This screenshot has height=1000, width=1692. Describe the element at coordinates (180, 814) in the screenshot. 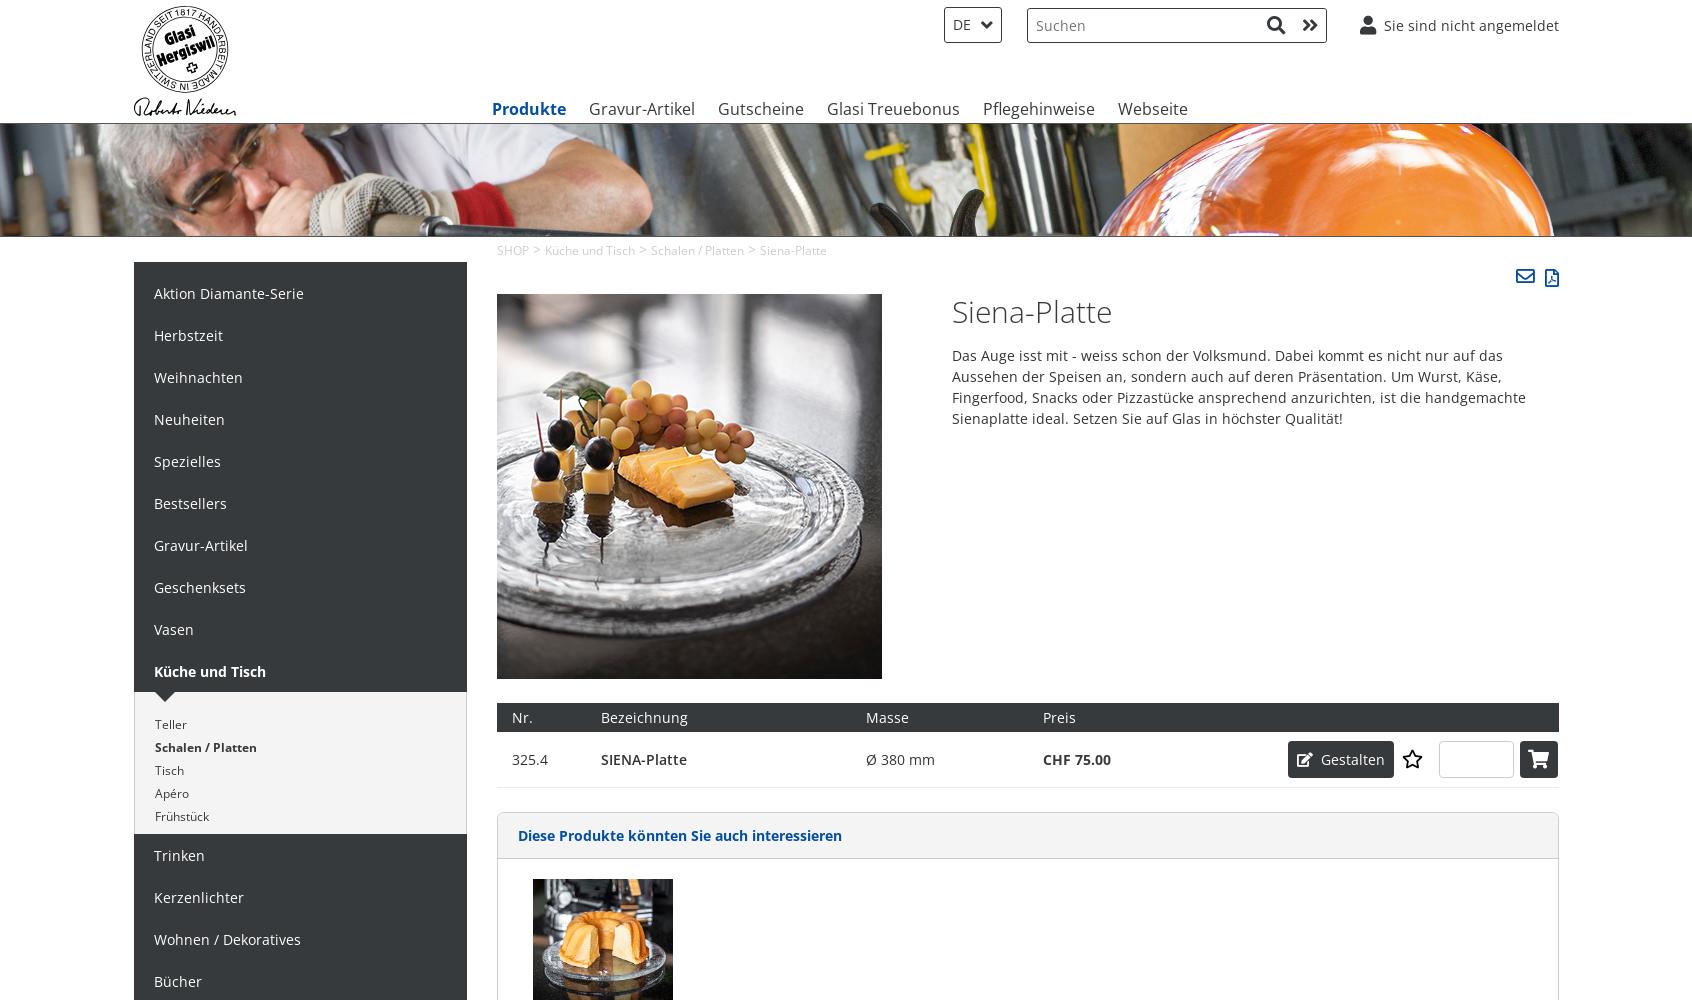

I see `'Frühstück'` at that location.